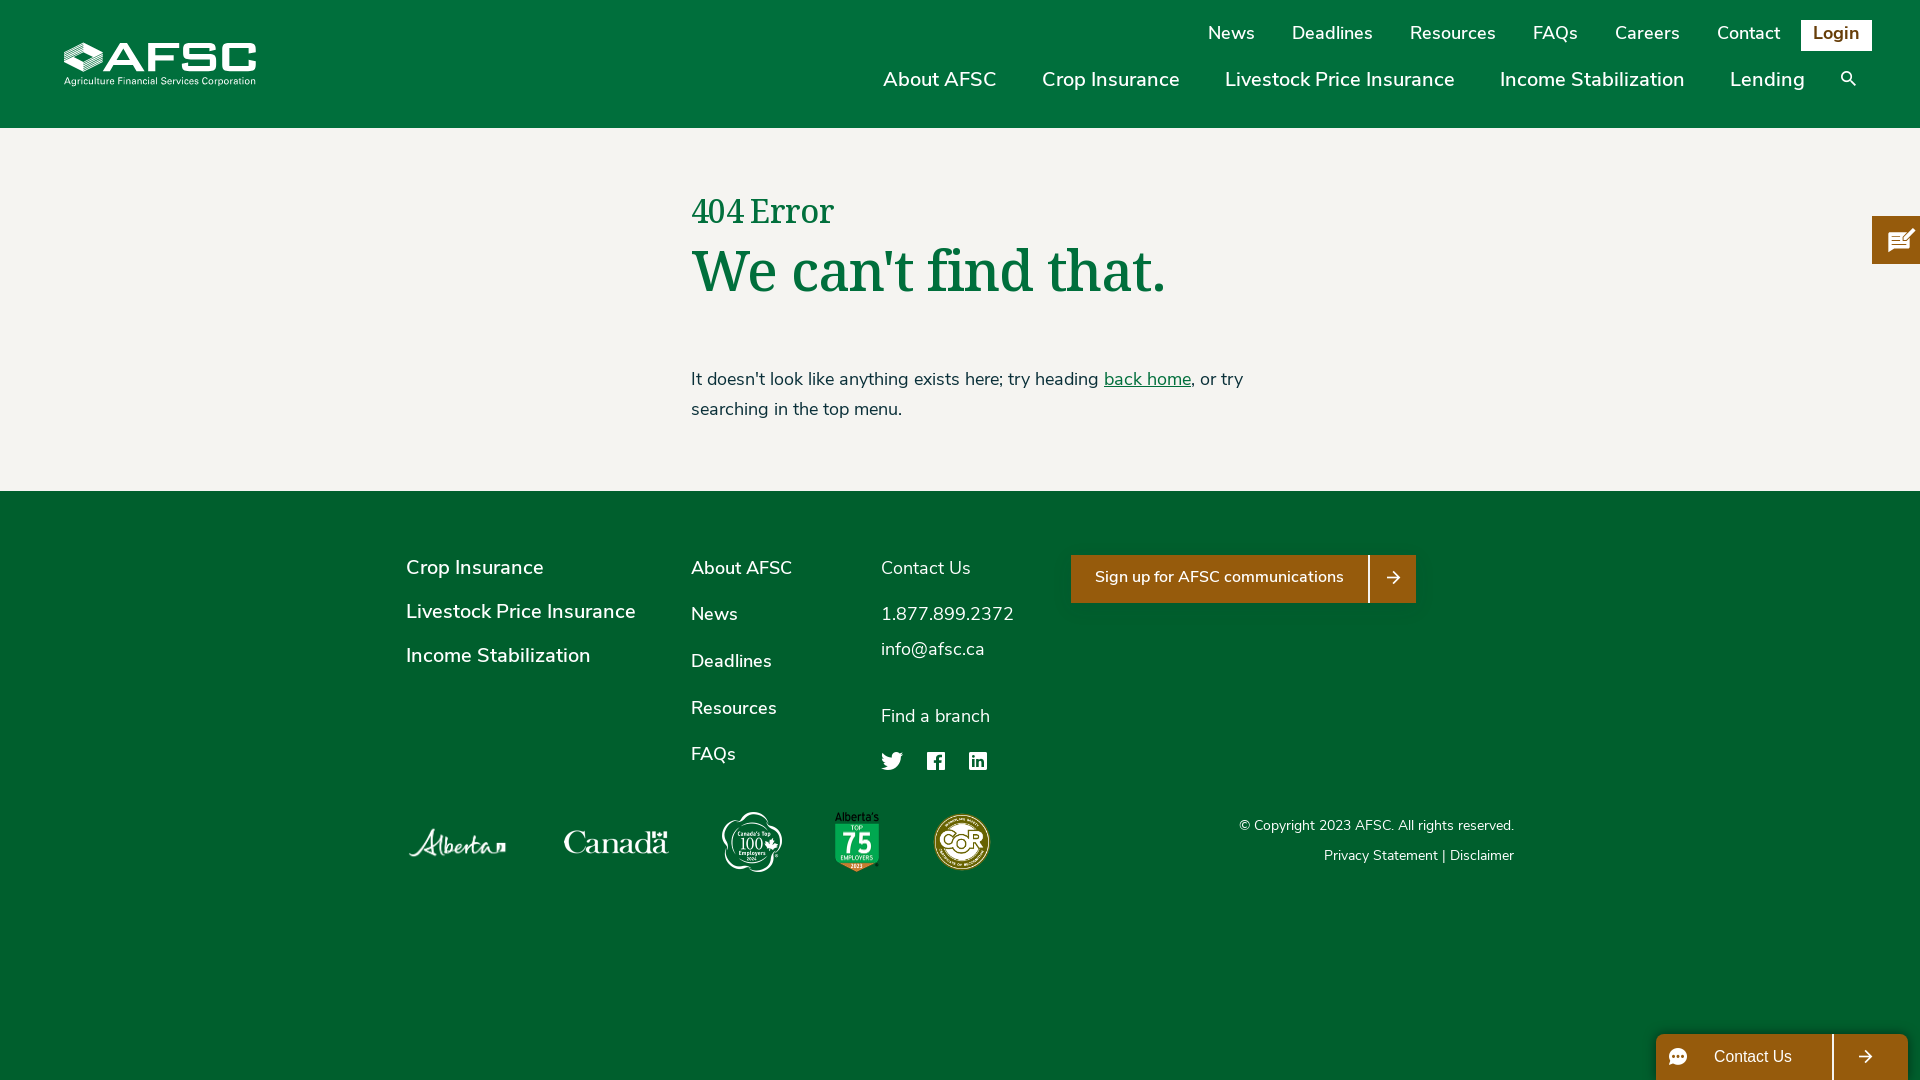 The image size is (1920, 1080). Describe the element at coordinates (1242, 578) in the screenshot. I see `'Sign up for AFSC communications'` at that location.